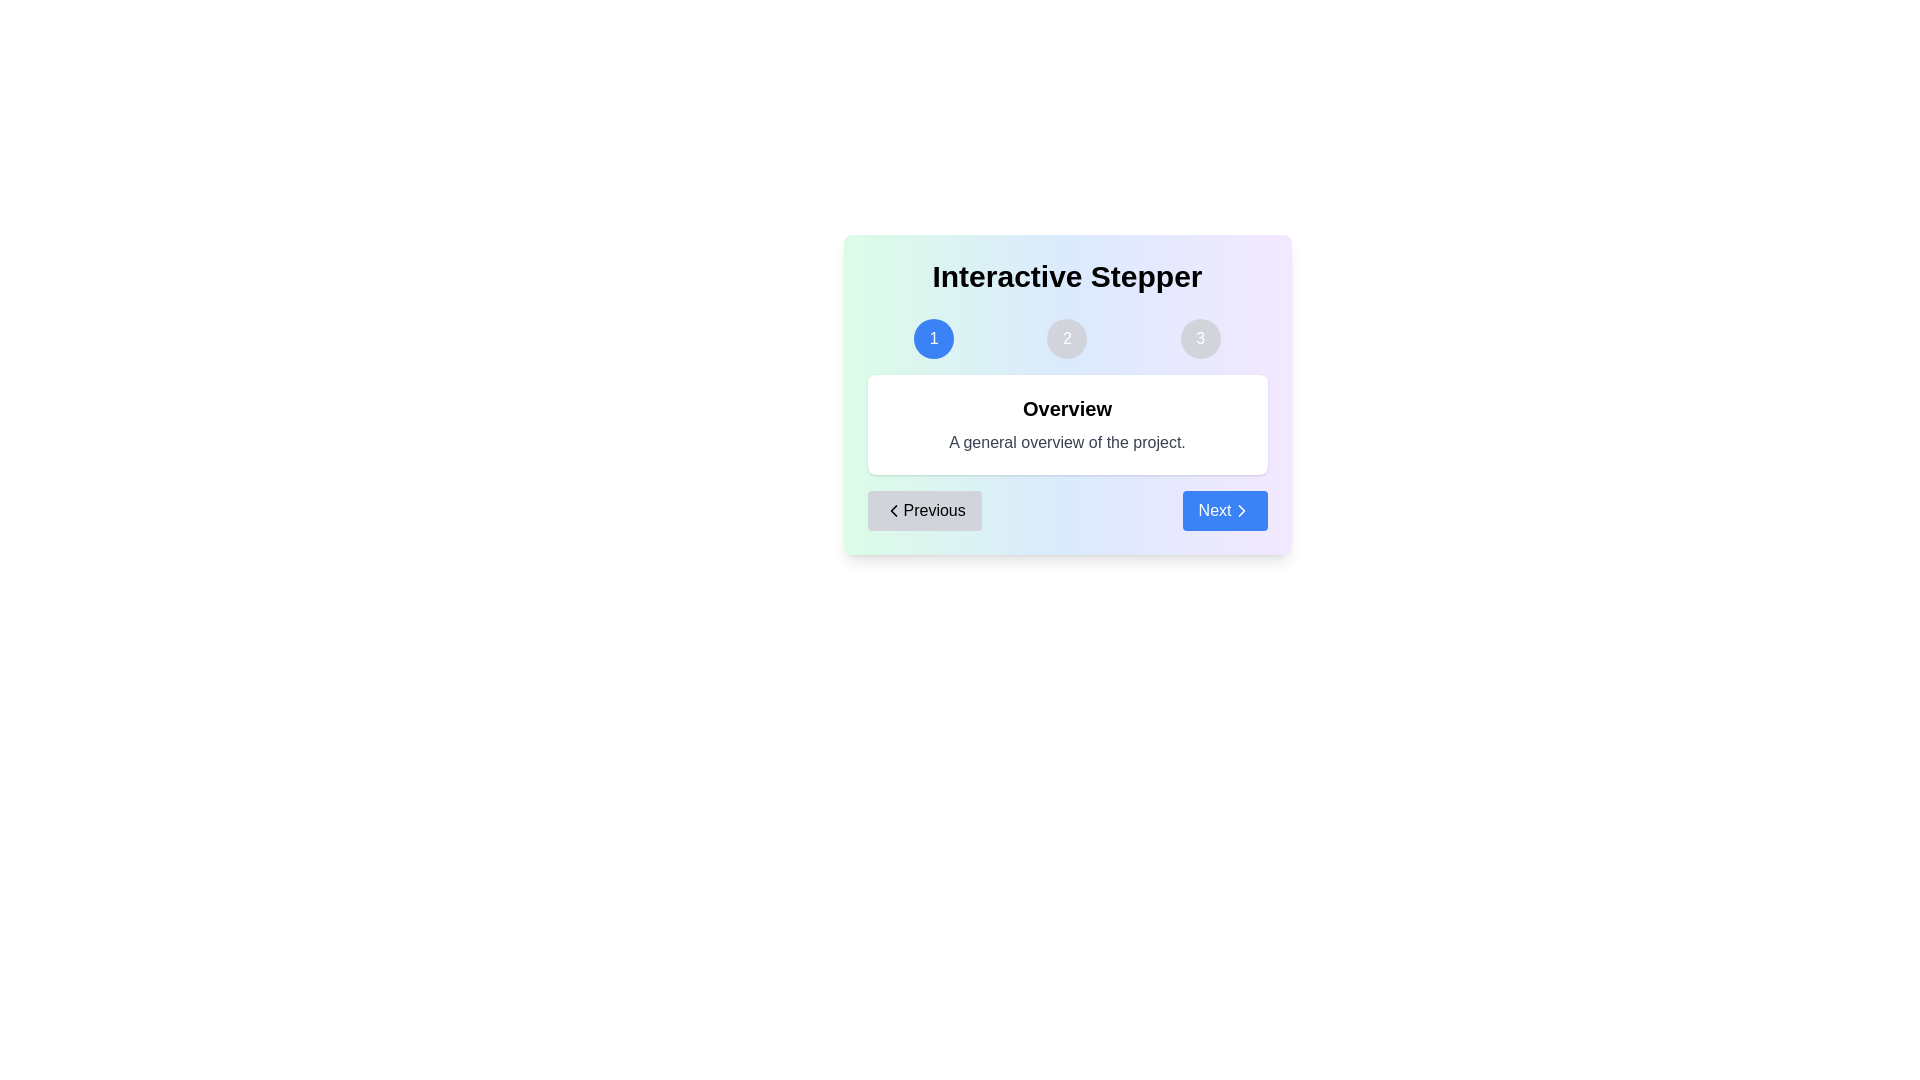  What do you see at coordinates (1223, 509) in the screenshot?
I see `the 'Next' button to navigate to the next step` at bounding box center [1223, 509].